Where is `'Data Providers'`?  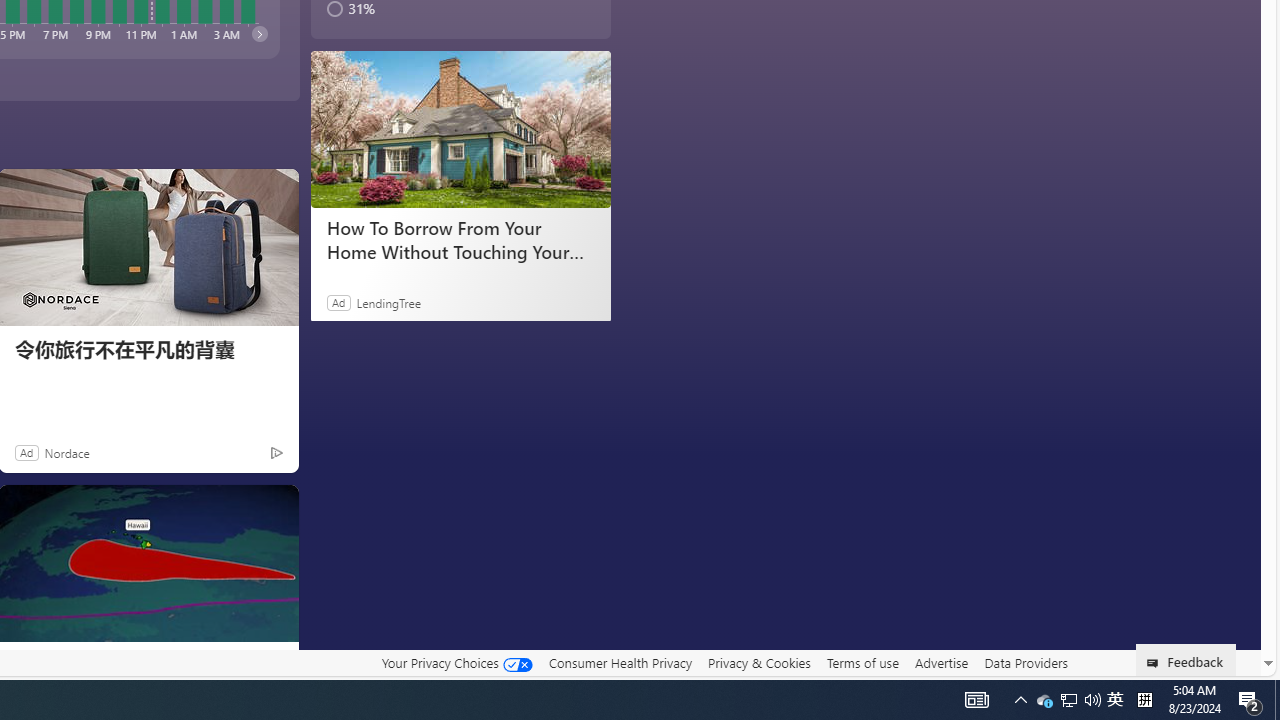 'Data Providers' is located at coordinates (1025, 662).